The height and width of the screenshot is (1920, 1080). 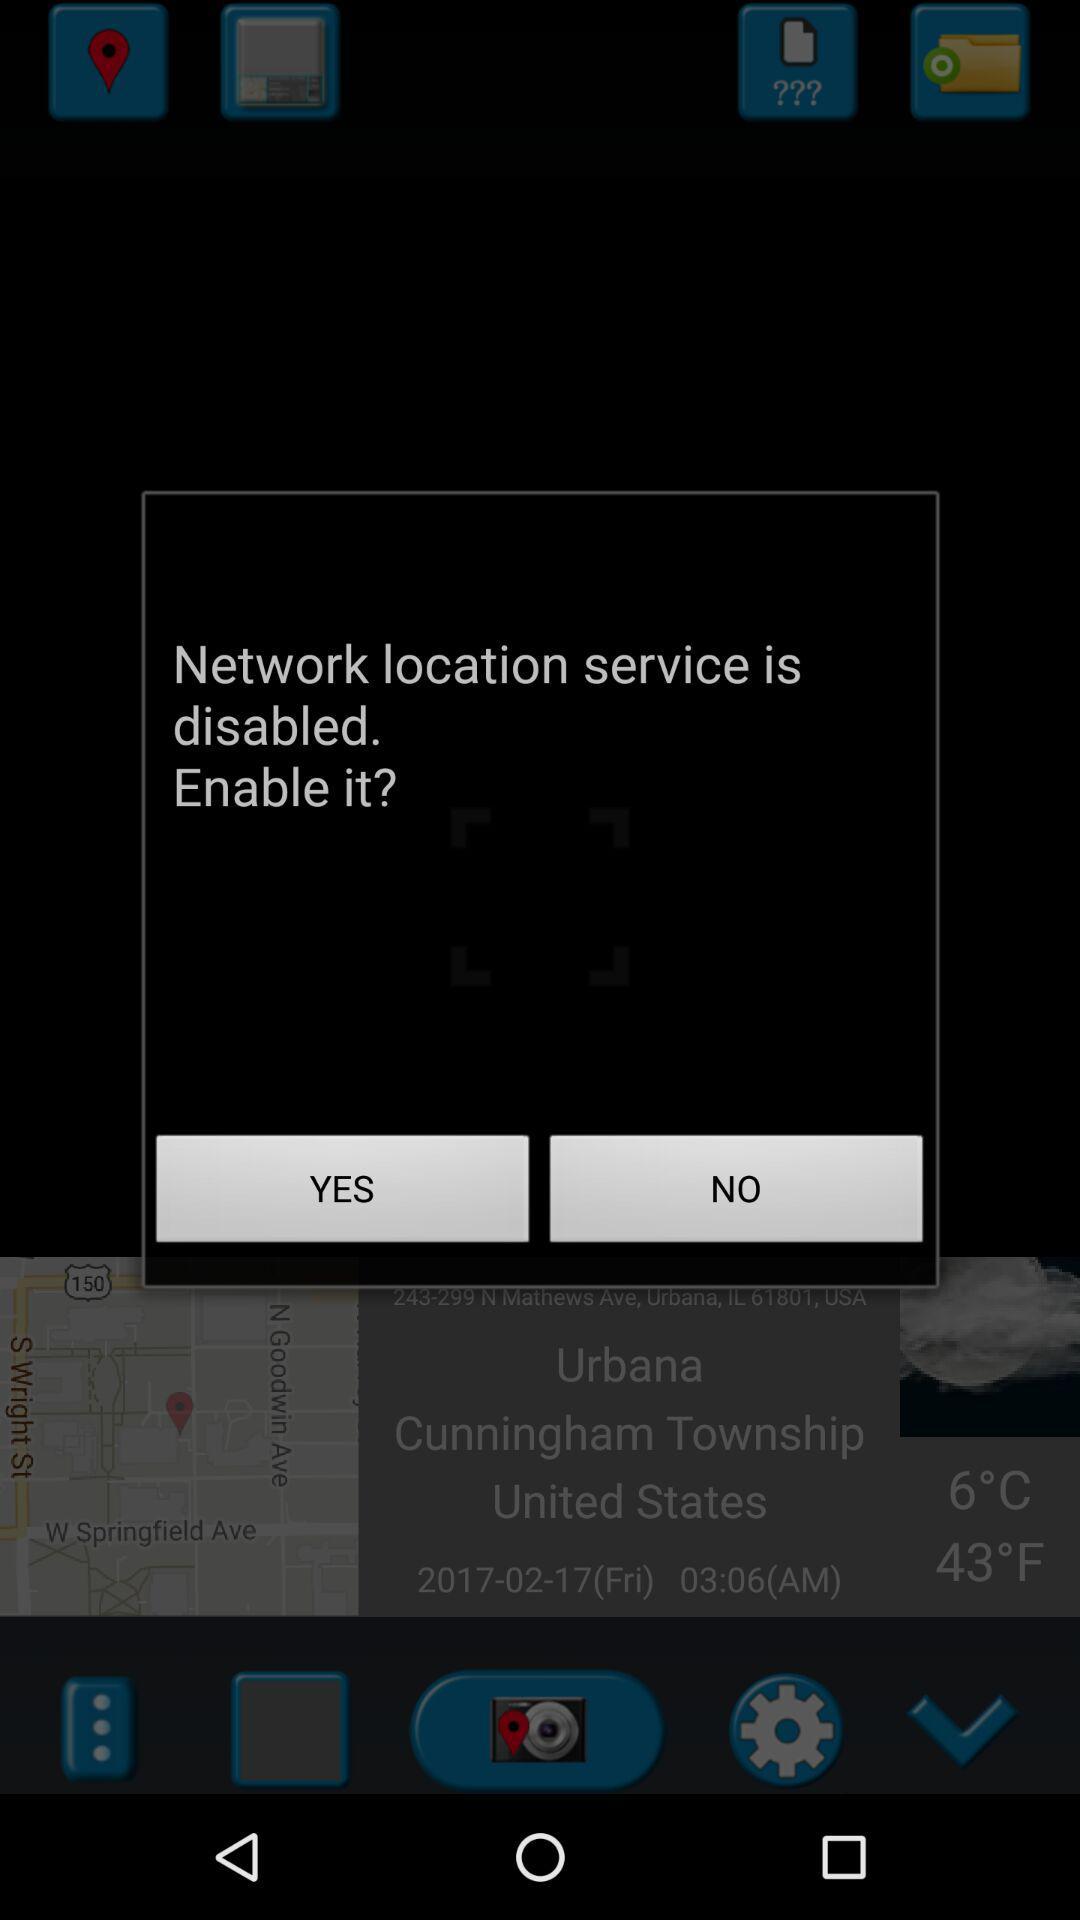 What do you see at coordinates (736, 1194) in the screenshot?
I see `icon to the right of the yes icon` at bounding box center [736, 1194].